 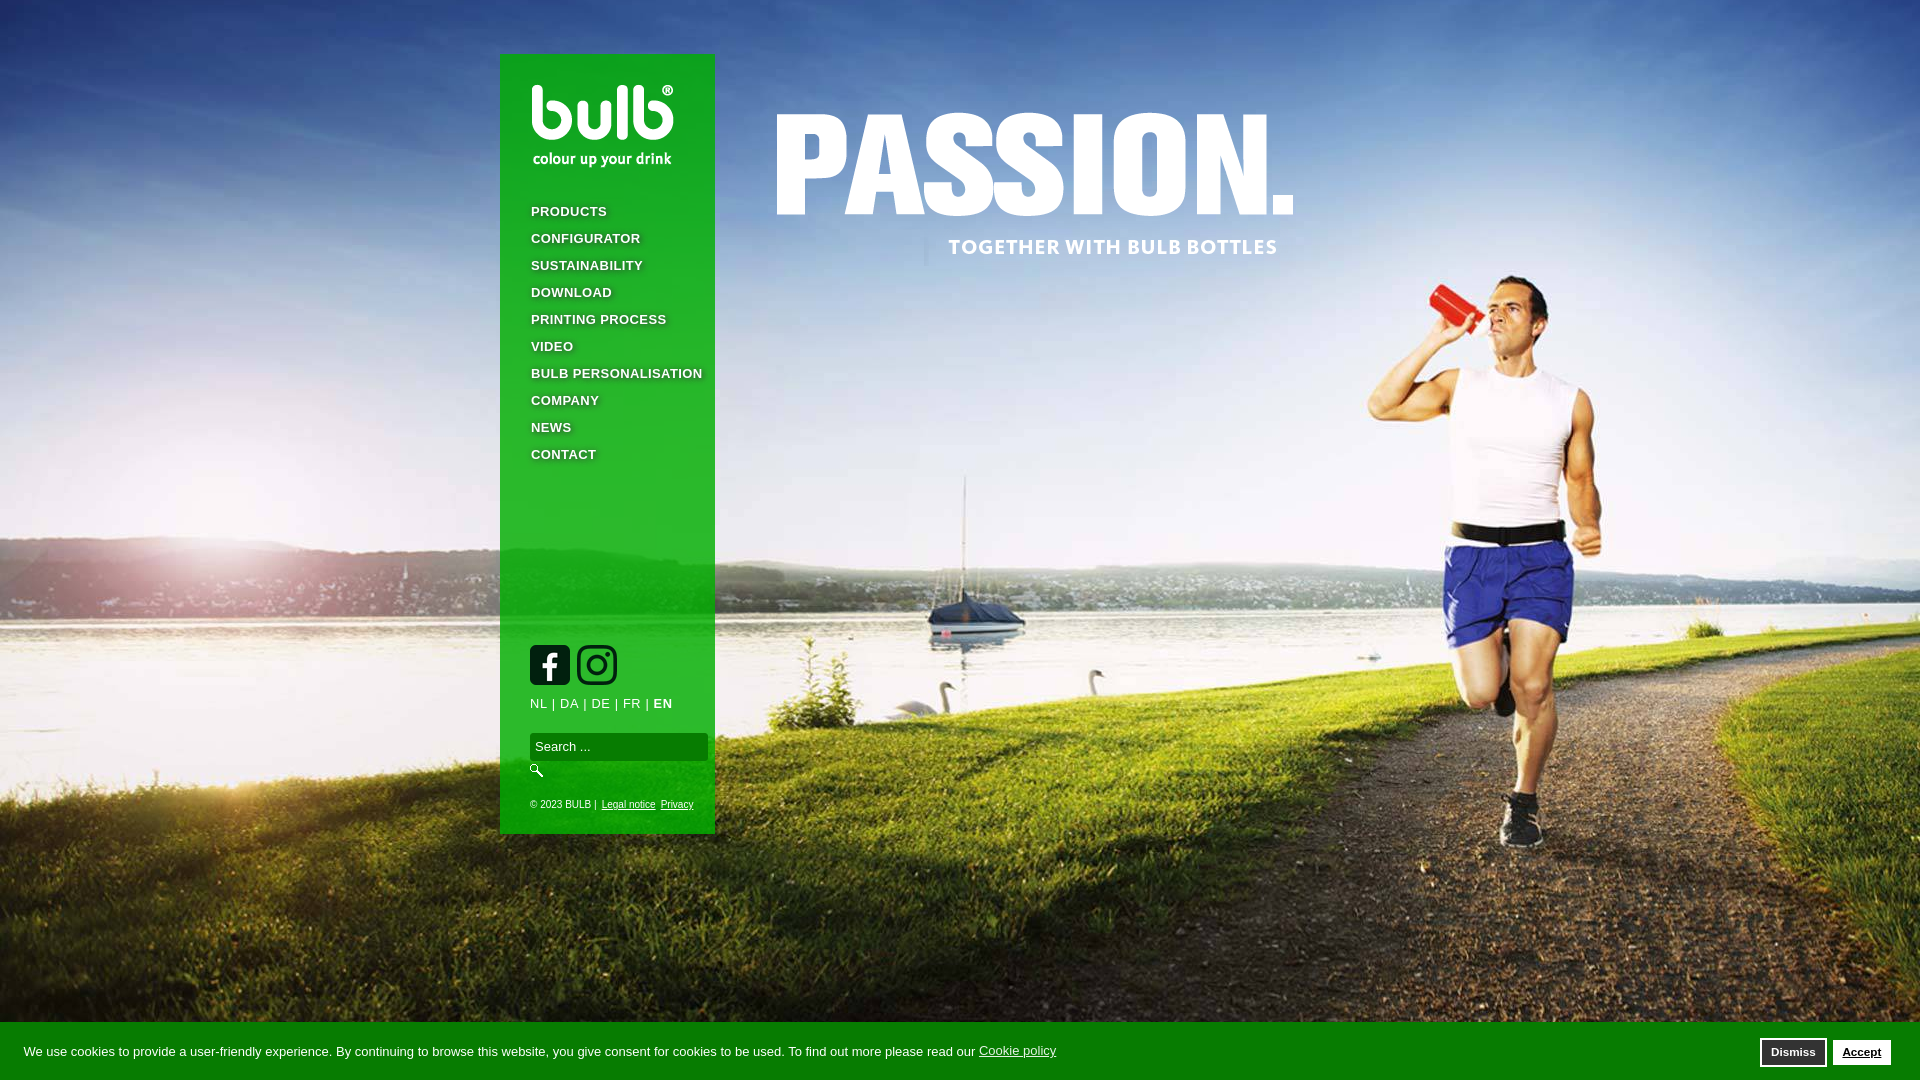 I want to click on 'Legal notice', so click(x=625, y=804).